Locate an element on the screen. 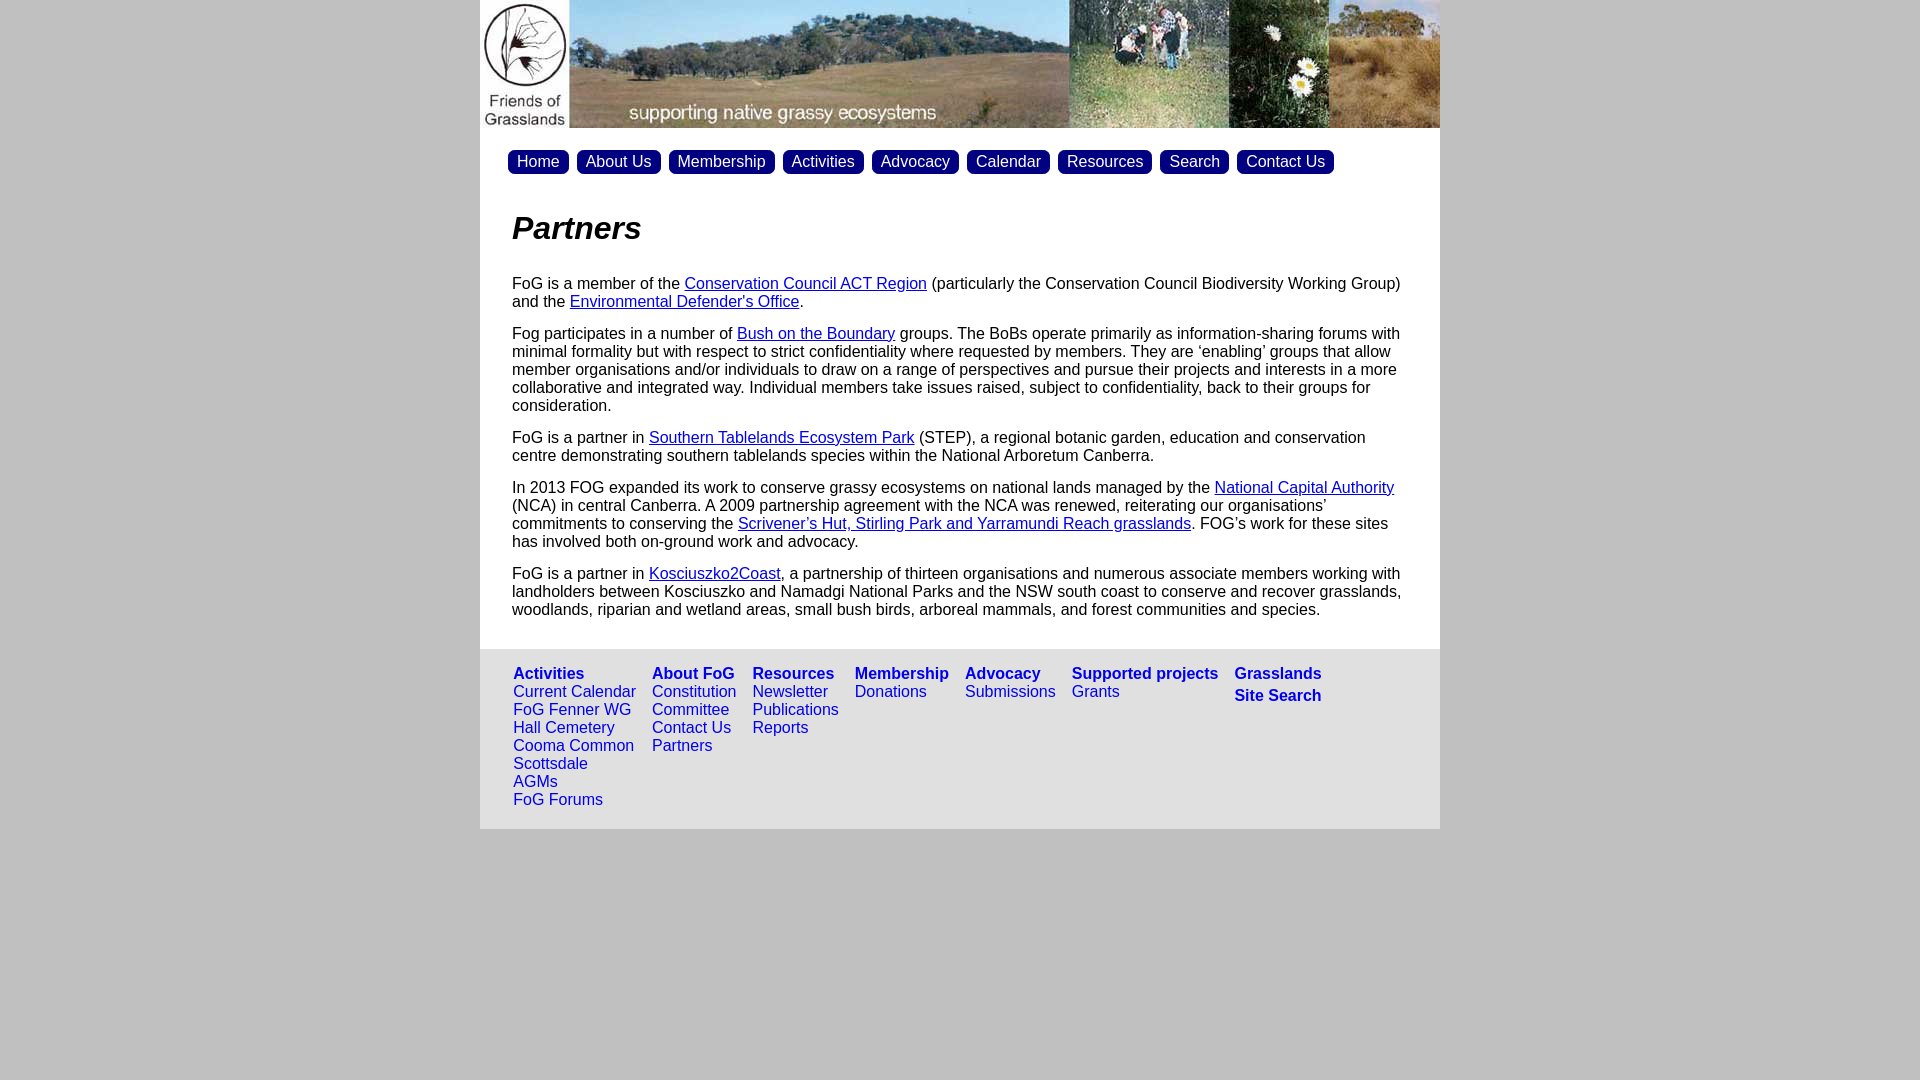 This screenshot has height=1080, width=1920. 'About FoG' is located at coordinates (693, 673).